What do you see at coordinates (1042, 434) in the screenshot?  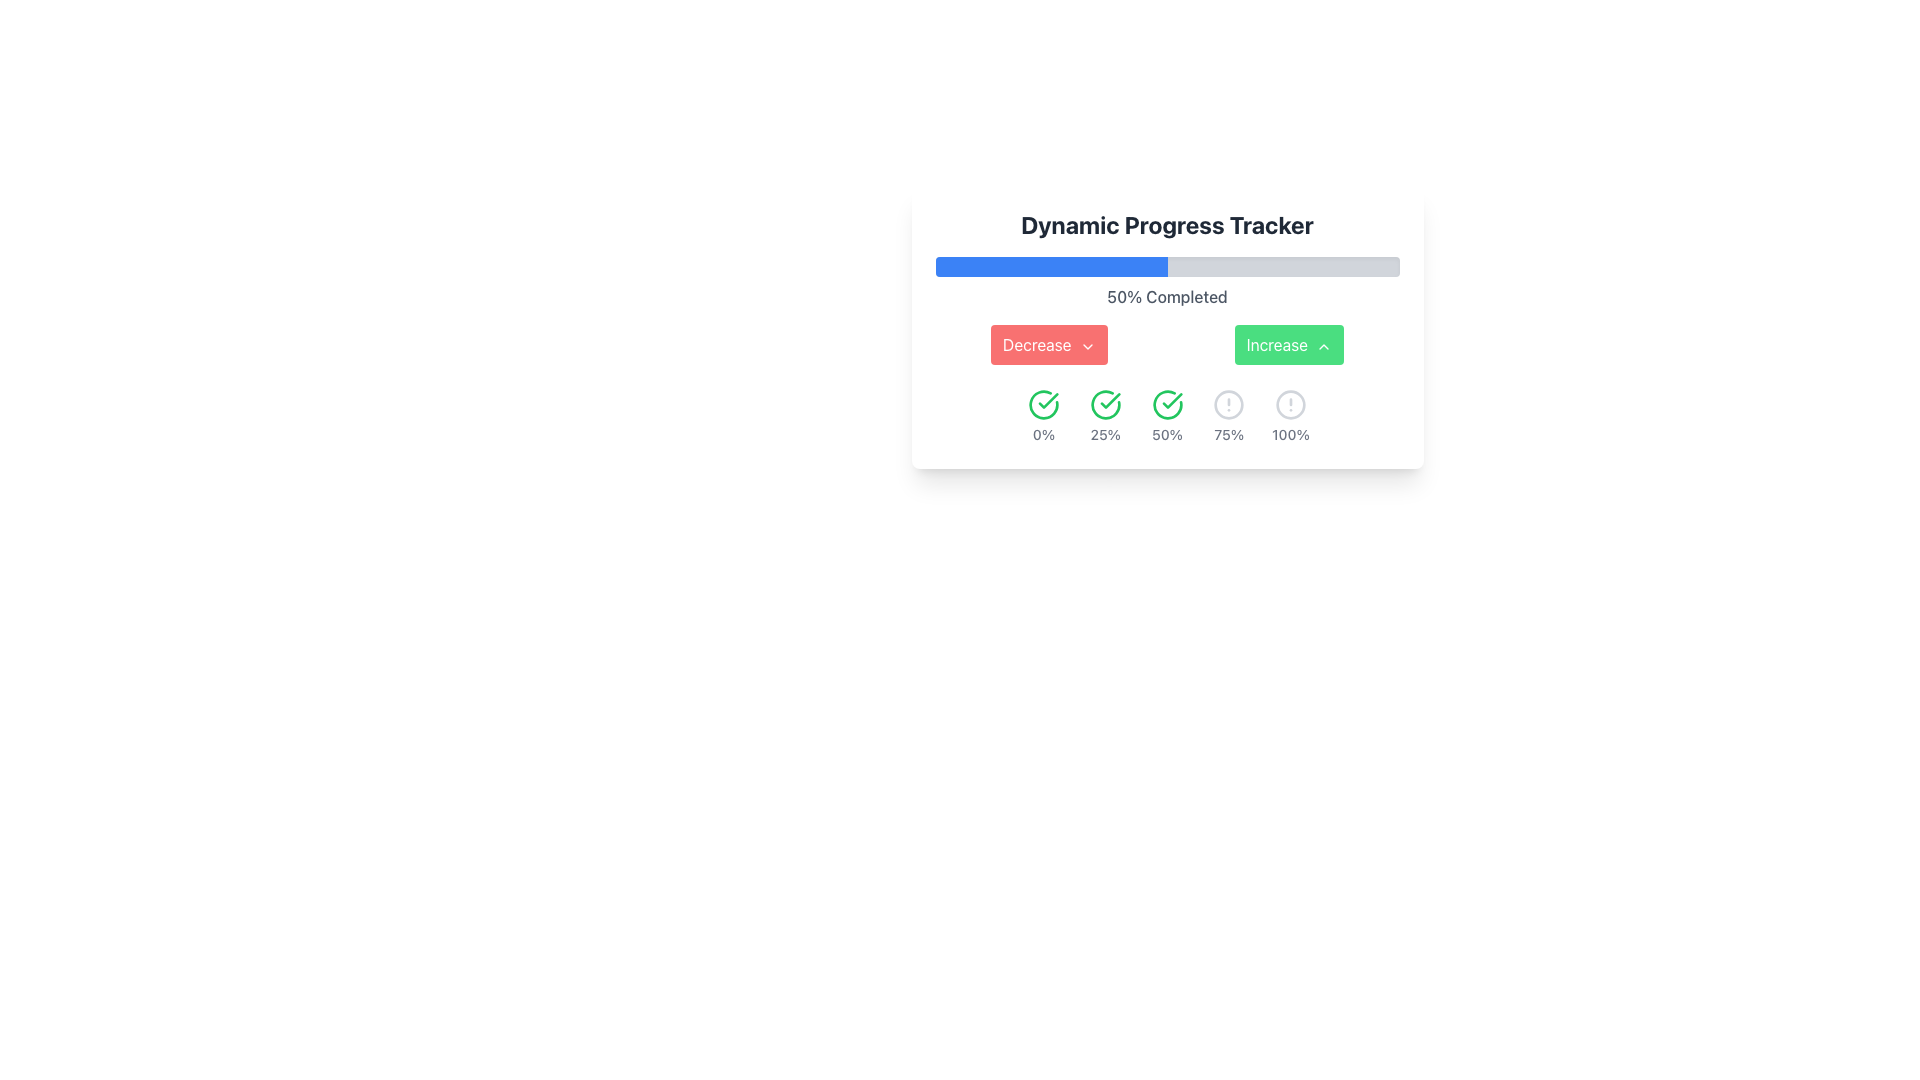 I see `the Text Display element showing '0%' percentage, which is styled in light gray and positioned below a circular graphical element` at bounding box center [1042, 434].